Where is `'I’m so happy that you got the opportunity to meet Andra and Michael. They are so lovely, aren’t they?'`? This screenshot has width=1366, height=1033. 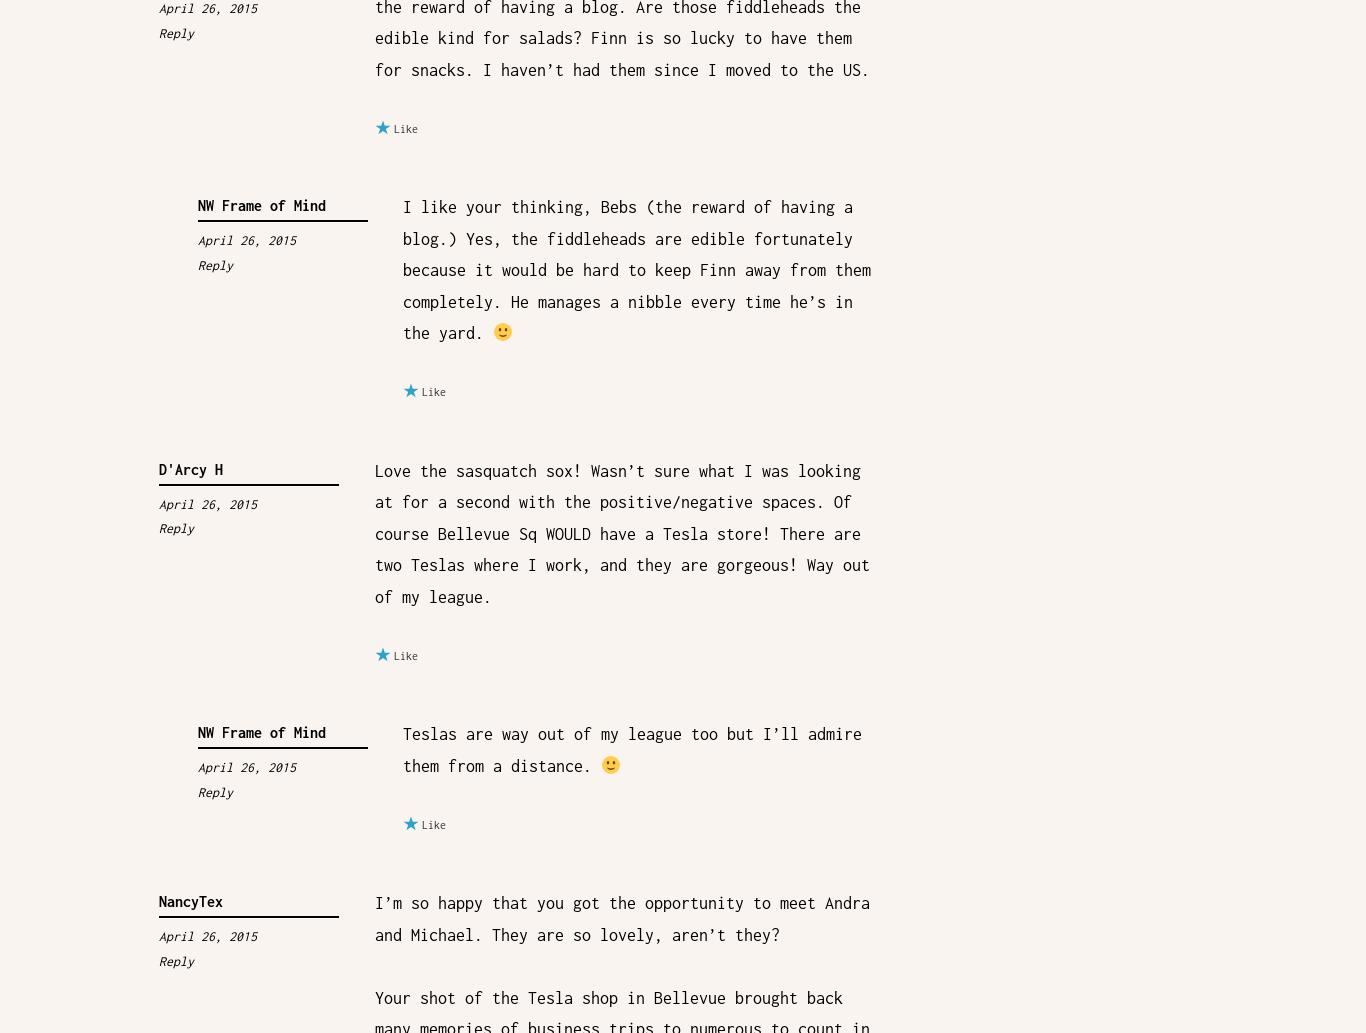 'I’m so happy that you got the opportunity to meet Andra and Michael. They are so lovely, aren’t they?' is located at coordinates (620, 917).